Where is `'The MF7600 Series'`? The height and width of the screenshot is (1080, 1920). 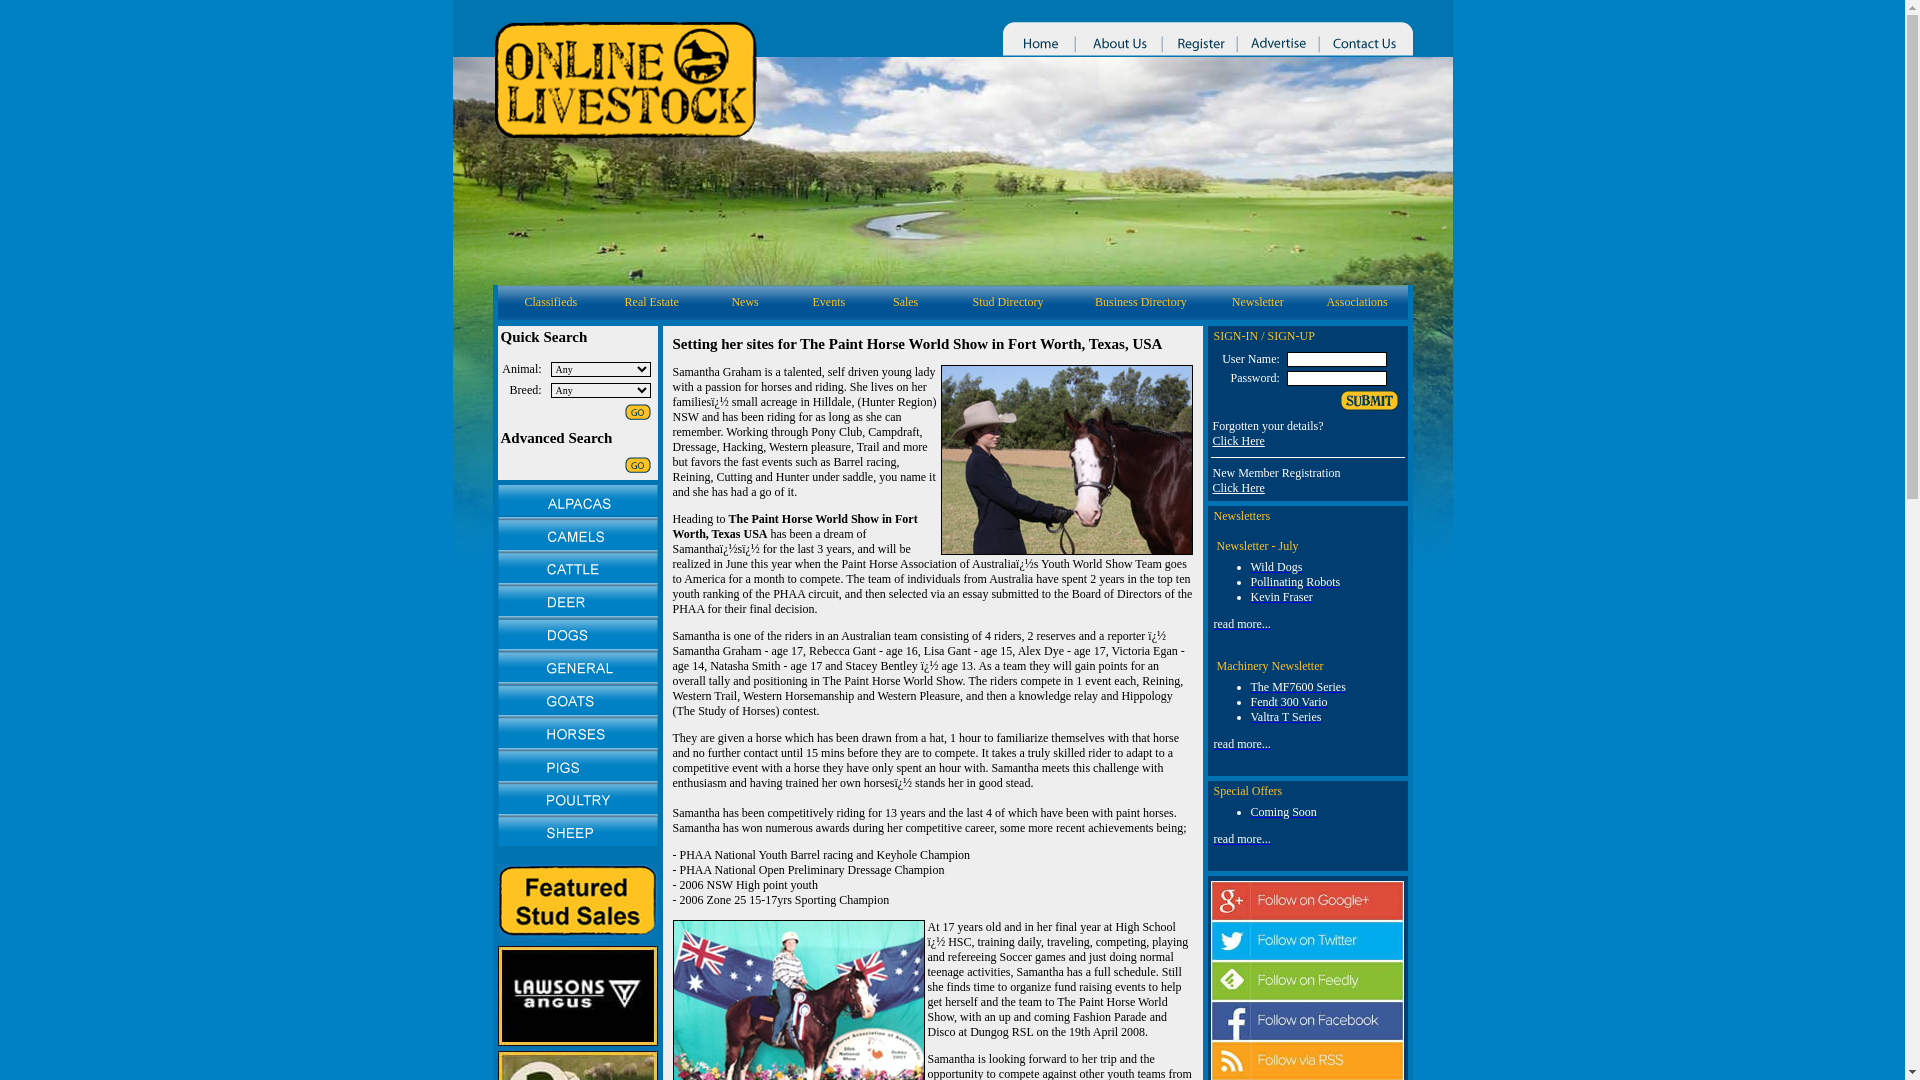
'The MF7600 Series' is located at coordinates (1297, 685).